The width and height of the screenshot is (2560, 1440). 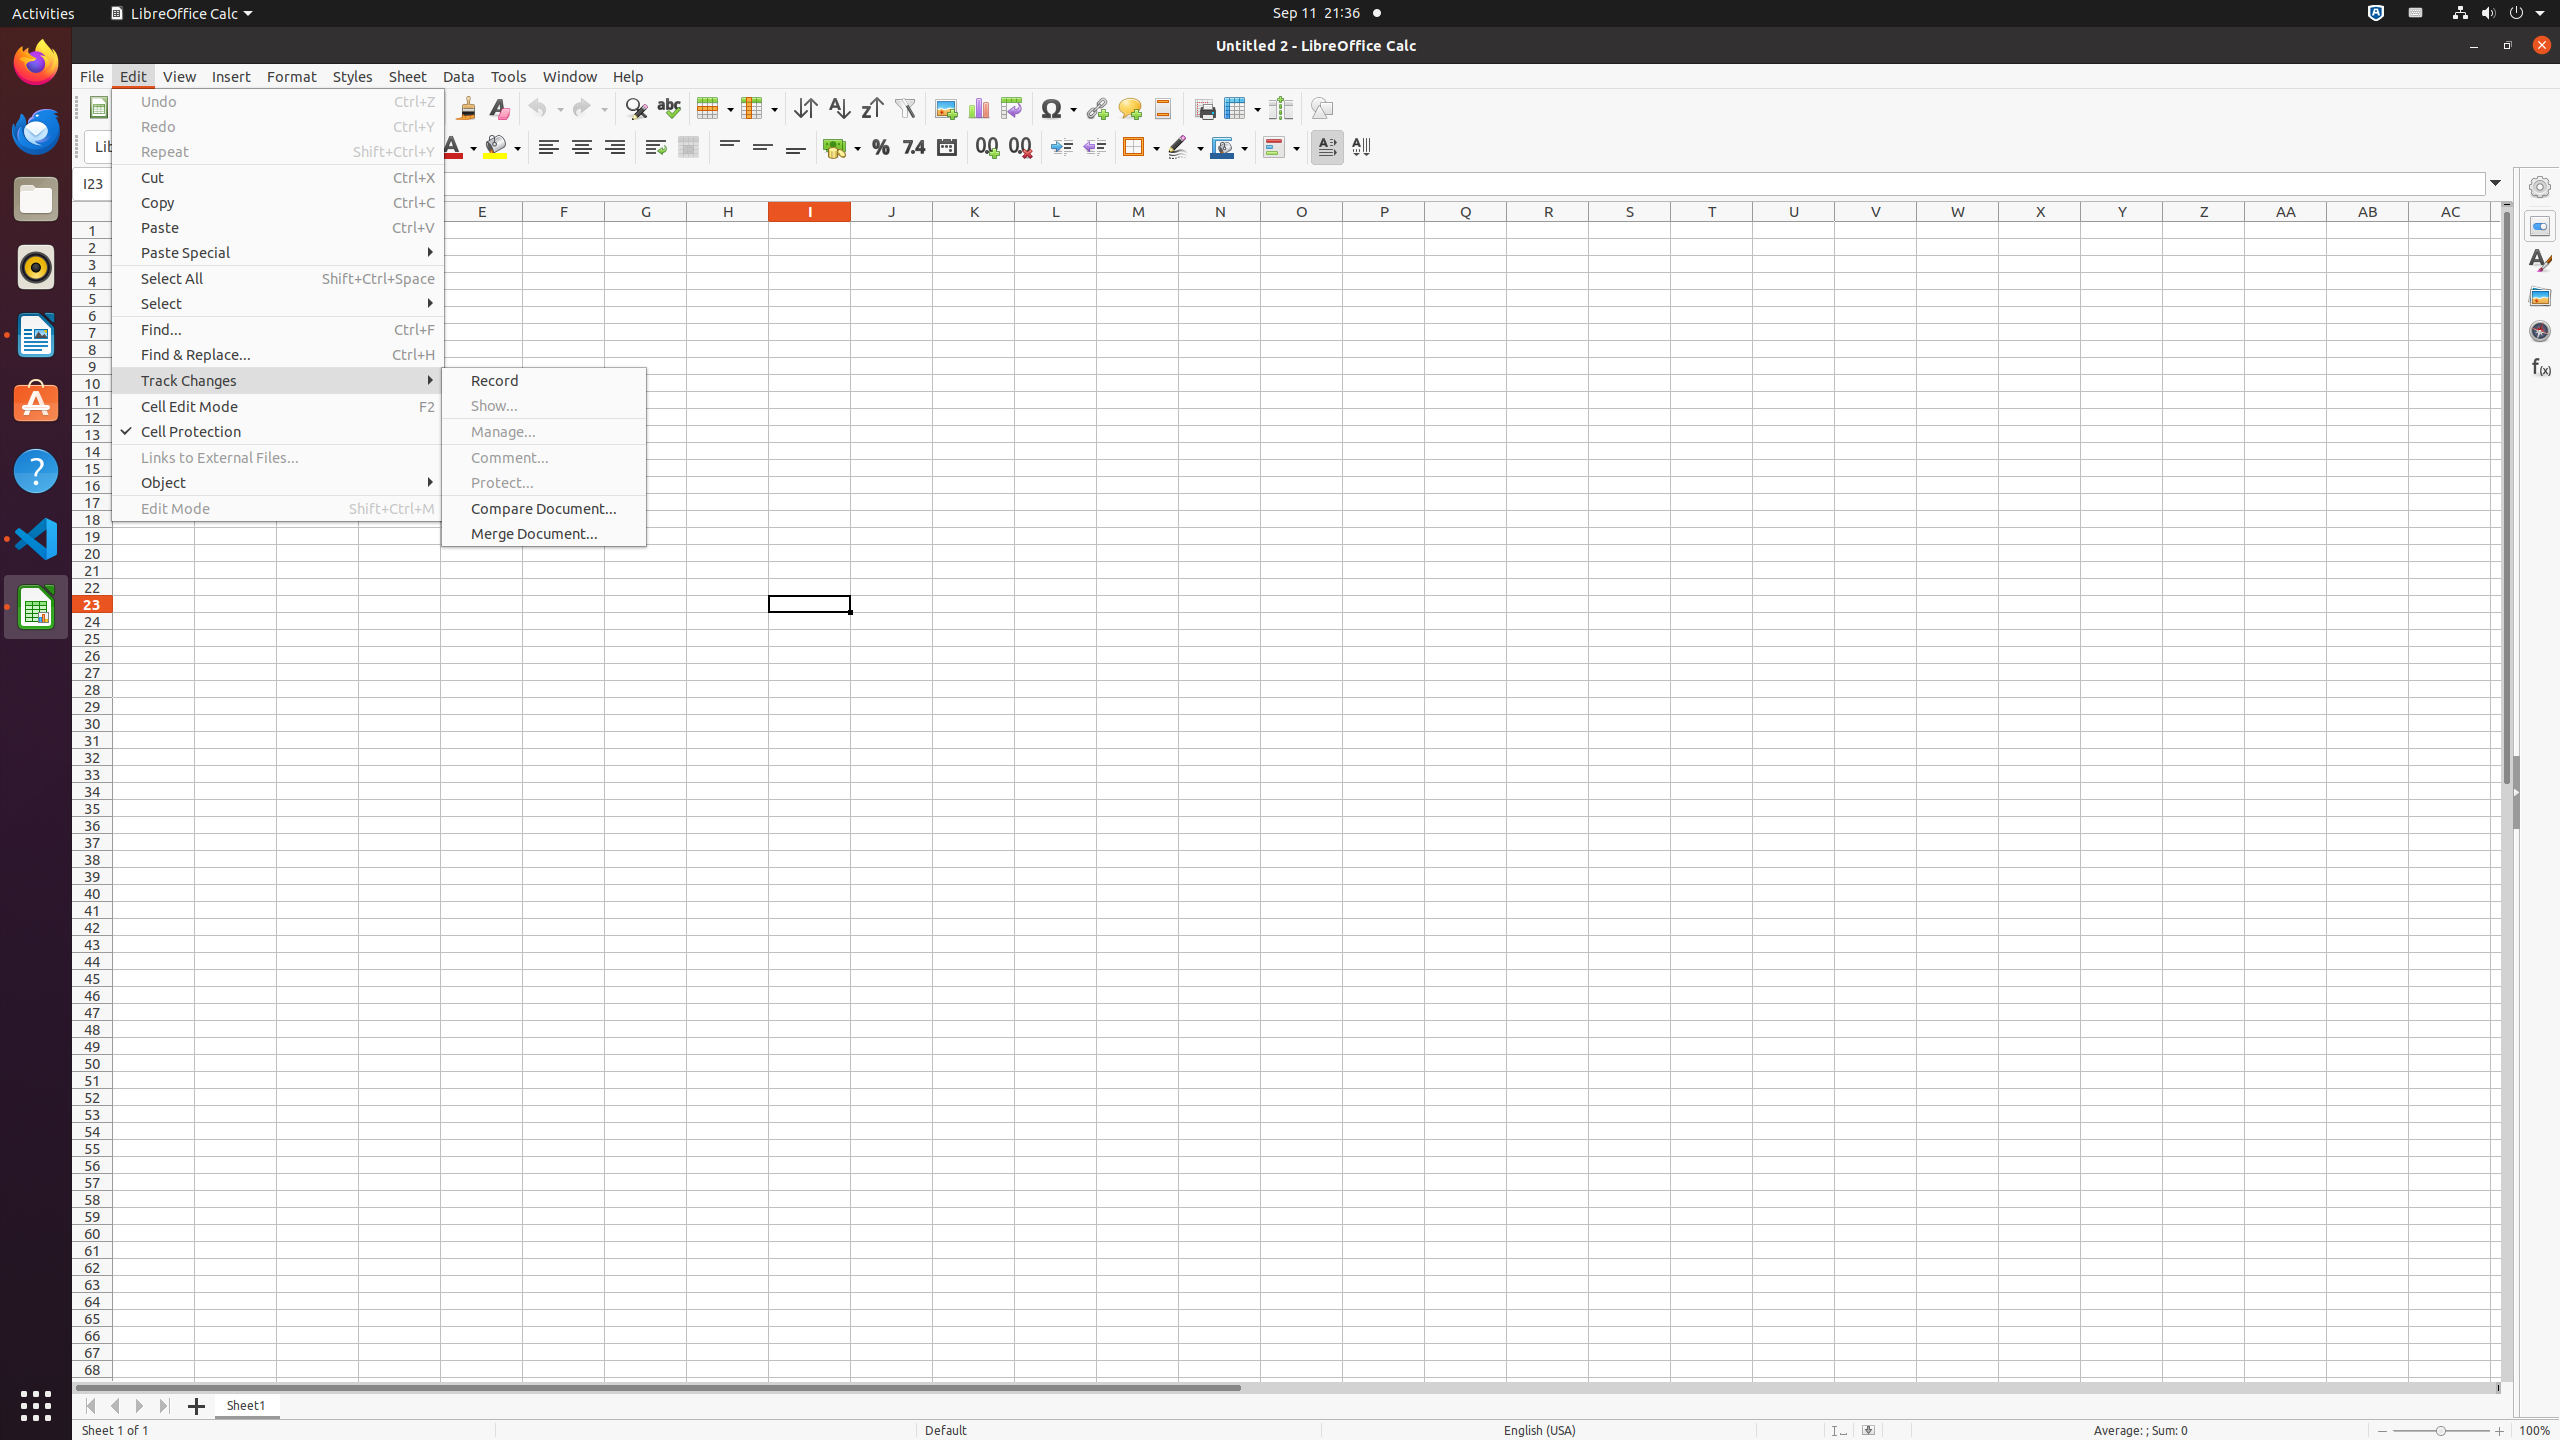 I want to click on 'AD1', so click(x=2495, y=229).